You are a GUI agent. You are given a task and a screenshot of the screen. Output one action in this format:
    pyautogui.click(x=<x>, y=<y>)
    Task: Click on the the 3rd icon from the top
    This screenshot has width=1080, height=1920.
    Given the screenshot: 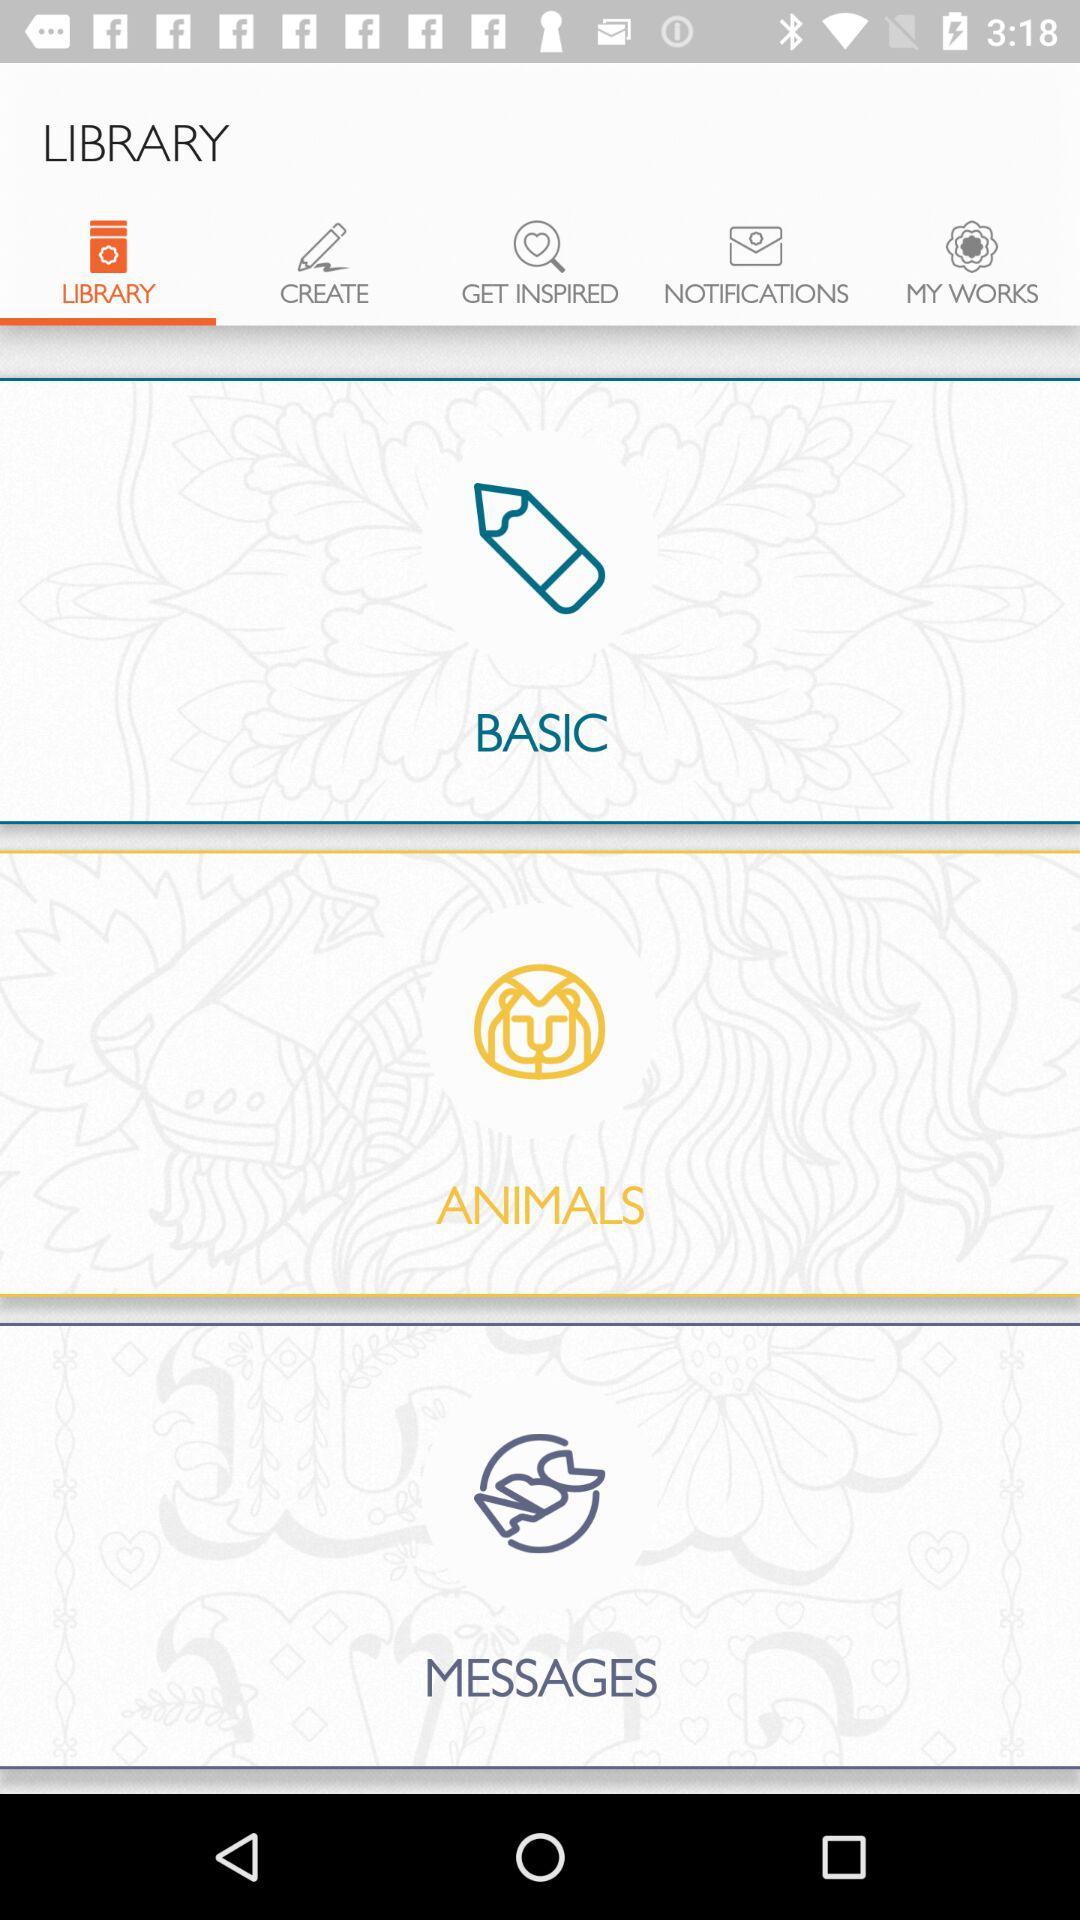 What is the action you would take?
    pyautogui.click(x=540, y=245)
    